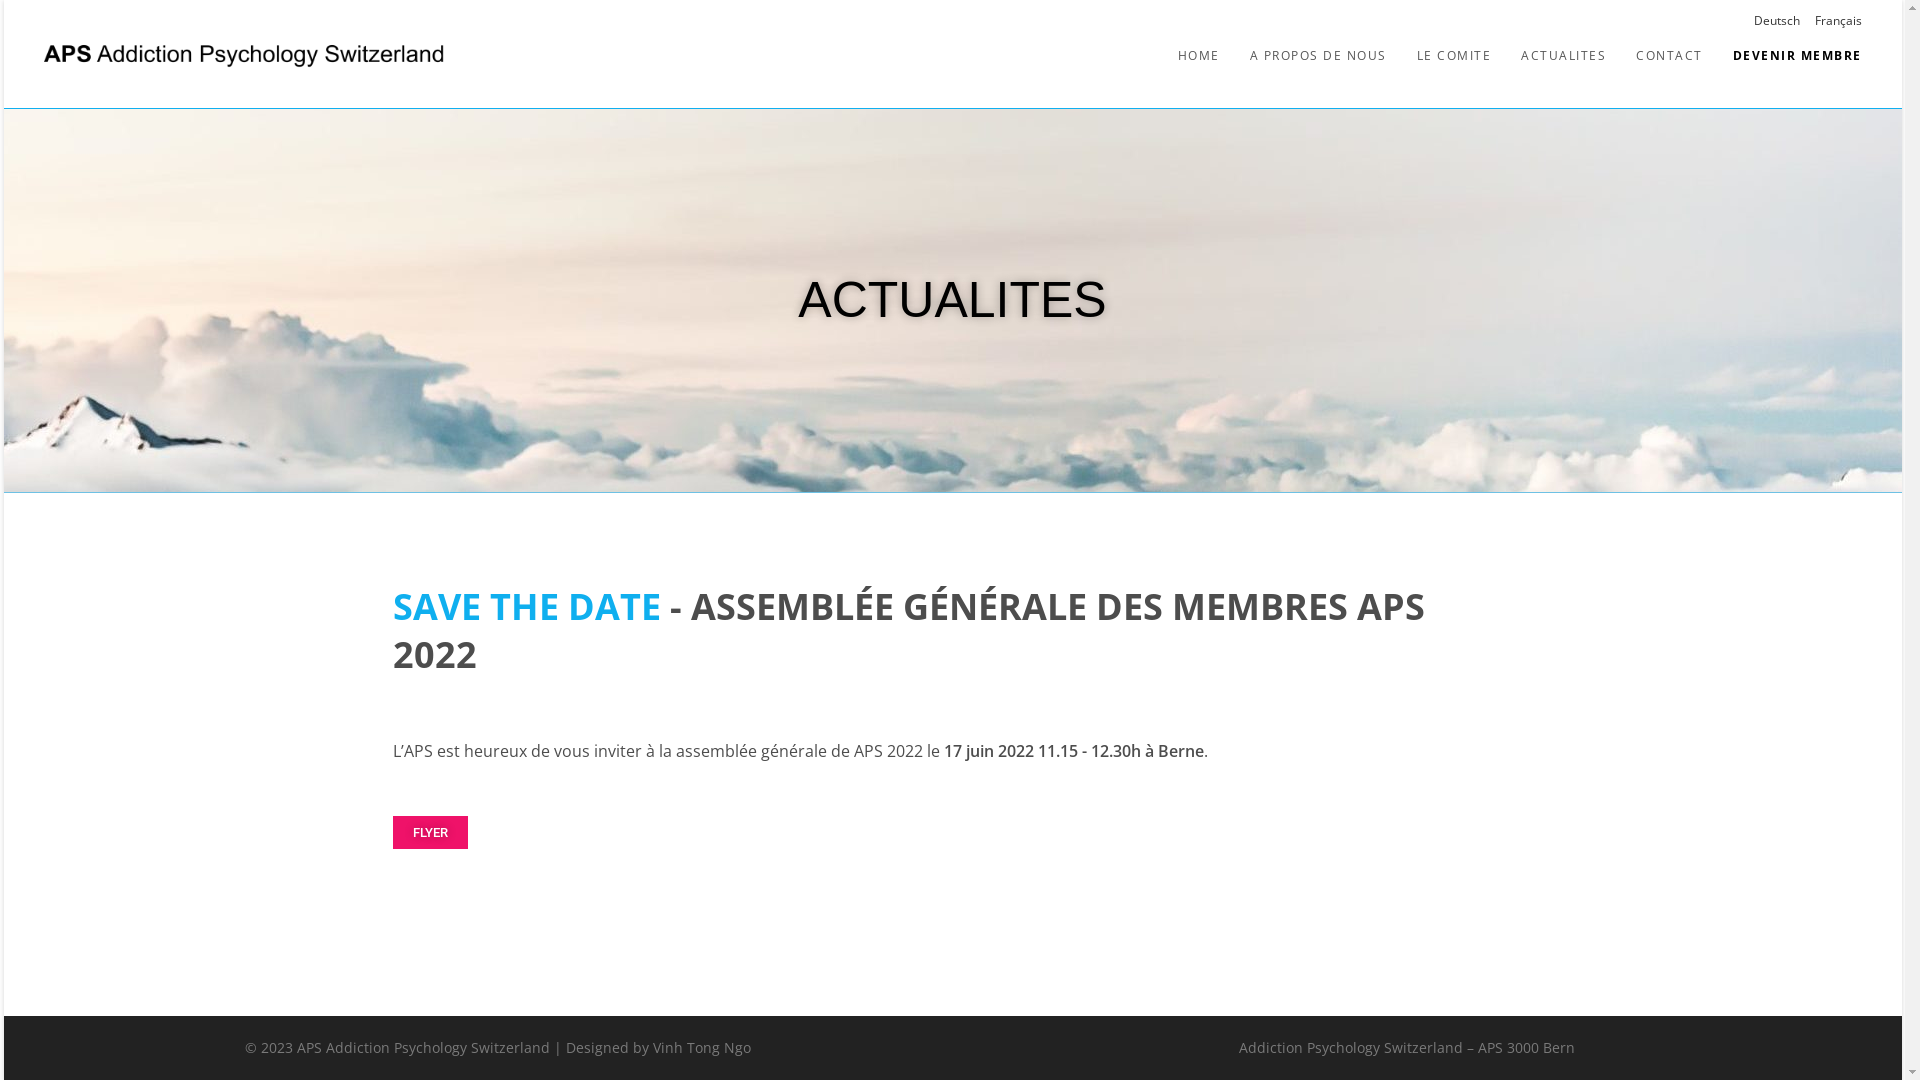 The height and width of the screenshot is (1080, 1920). I want to click on 'A PROPOS DE NOUS', so click(1317, 54).